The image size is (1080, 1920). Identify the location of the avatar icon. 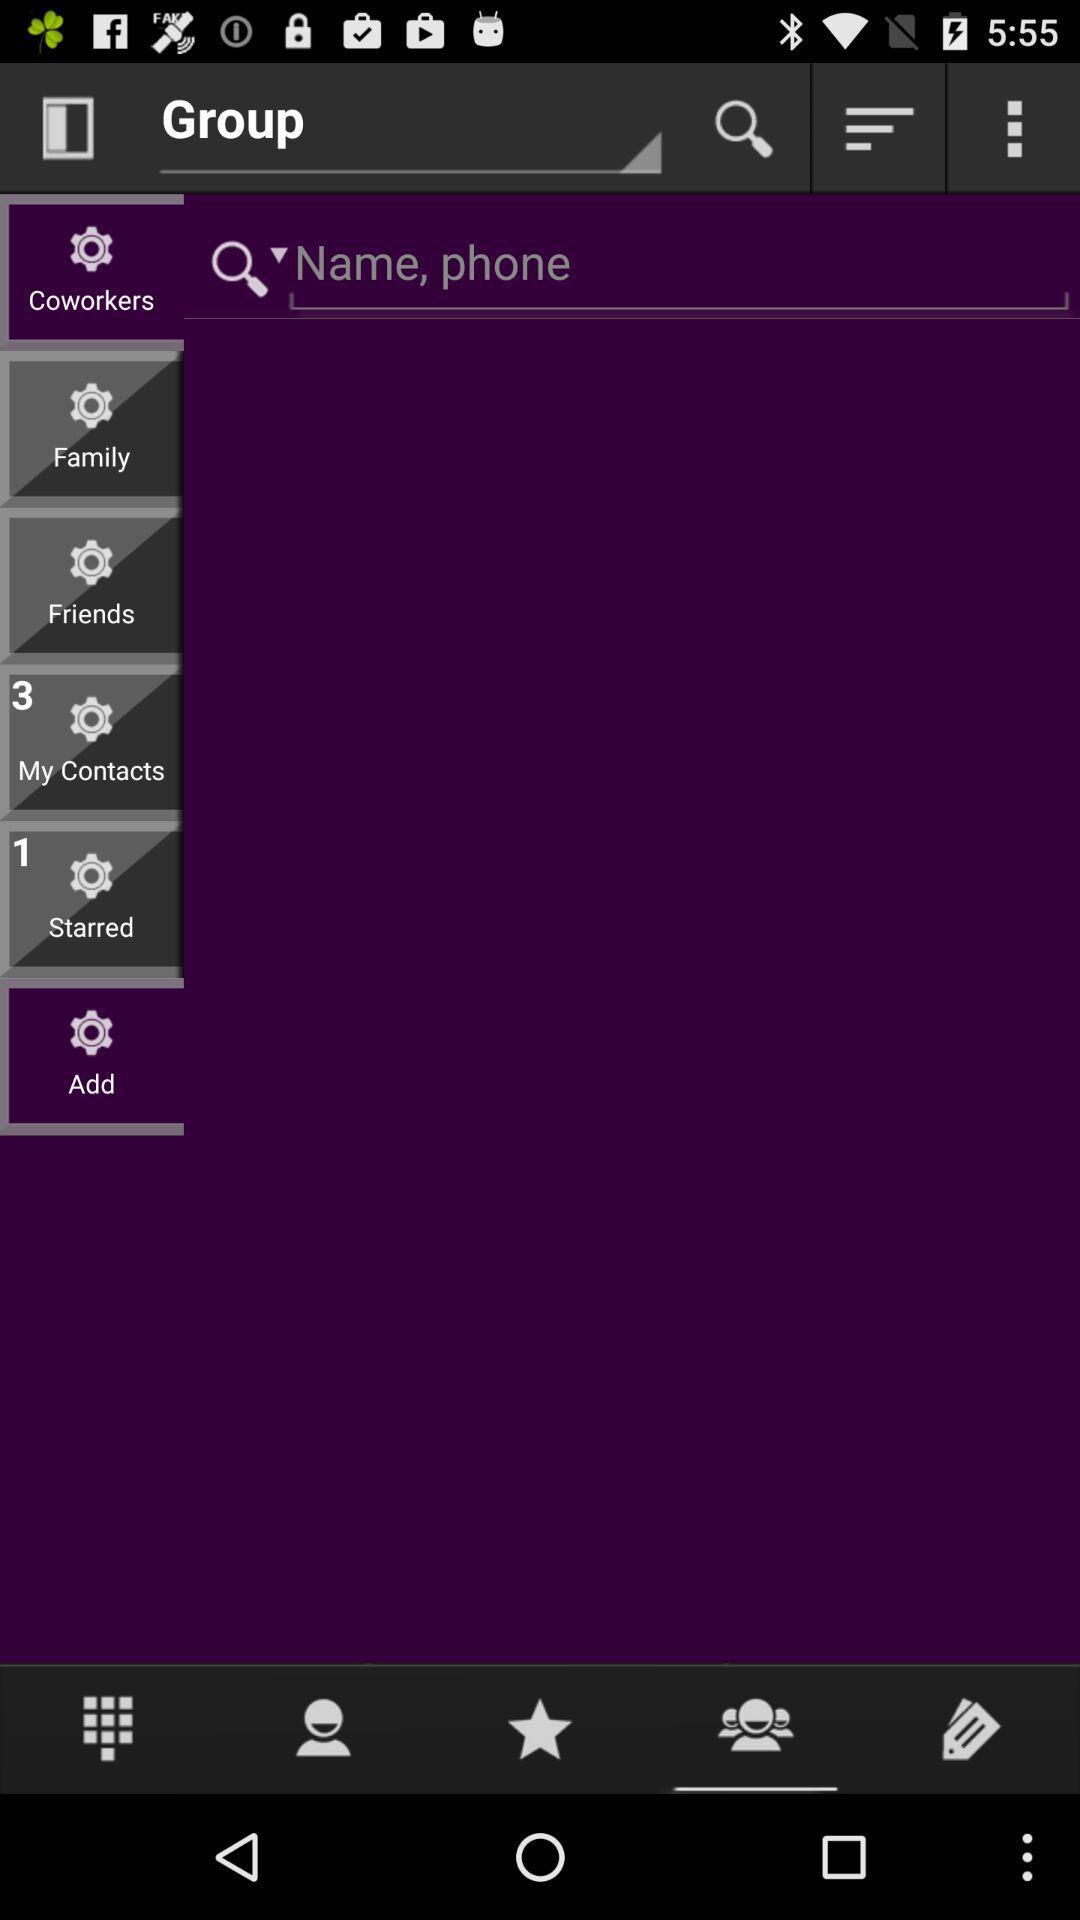
(323, 1848).